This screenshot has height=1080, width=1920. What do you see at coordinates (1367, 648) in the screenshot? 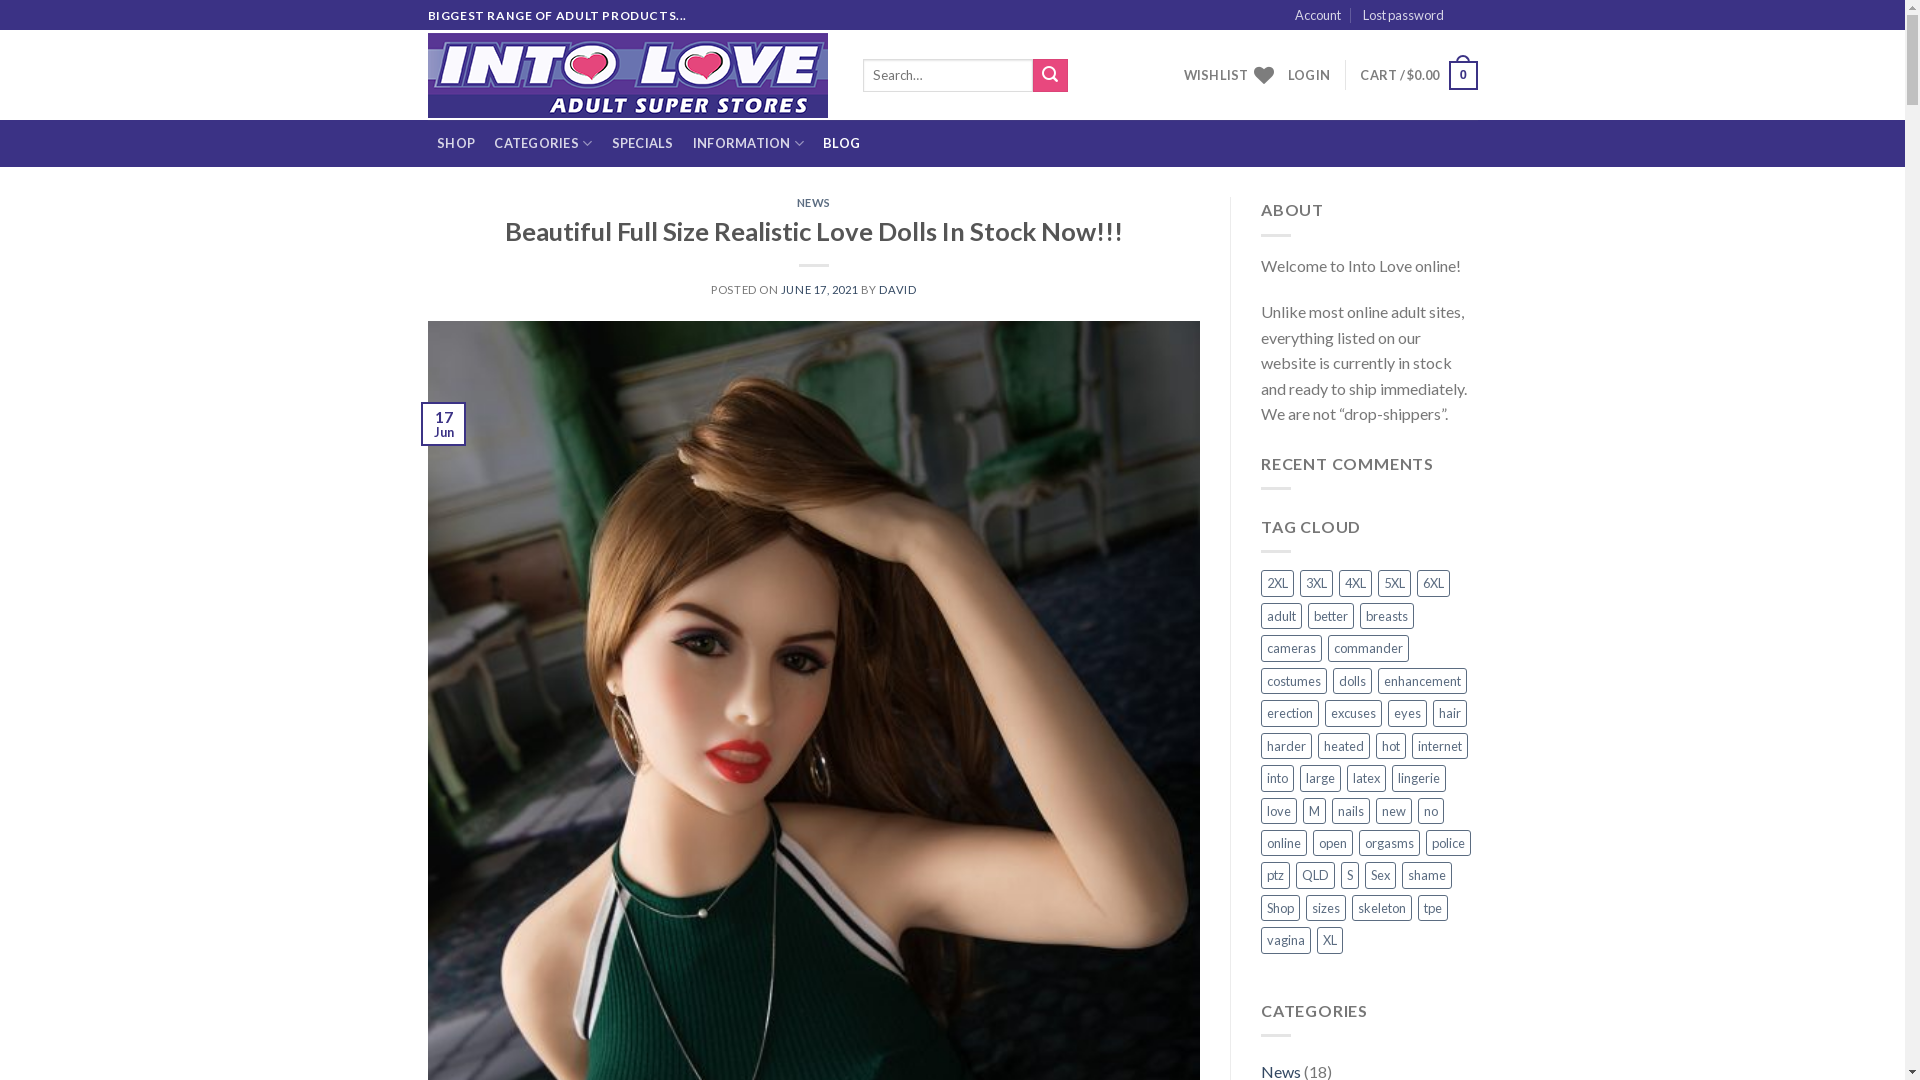
I see `'commander'` at bounding box center [1367, 648].